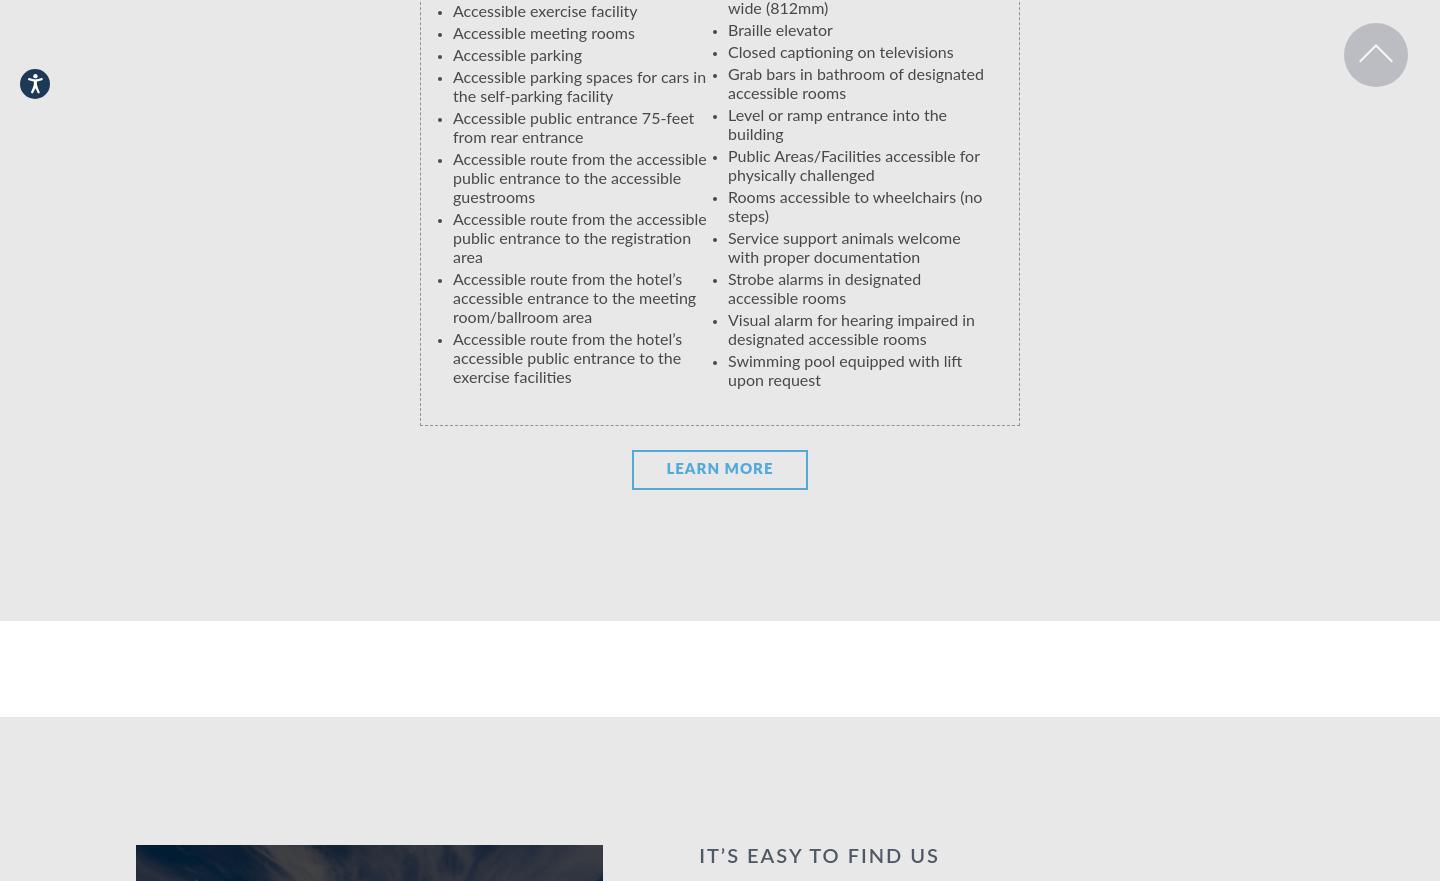 This screenshot has width=1440, height=881. Describe the element at coordinates (727, 330) in the screenshot. I see `'Visual alarm for hearing impaired in designated accessible rooms'` at that location.